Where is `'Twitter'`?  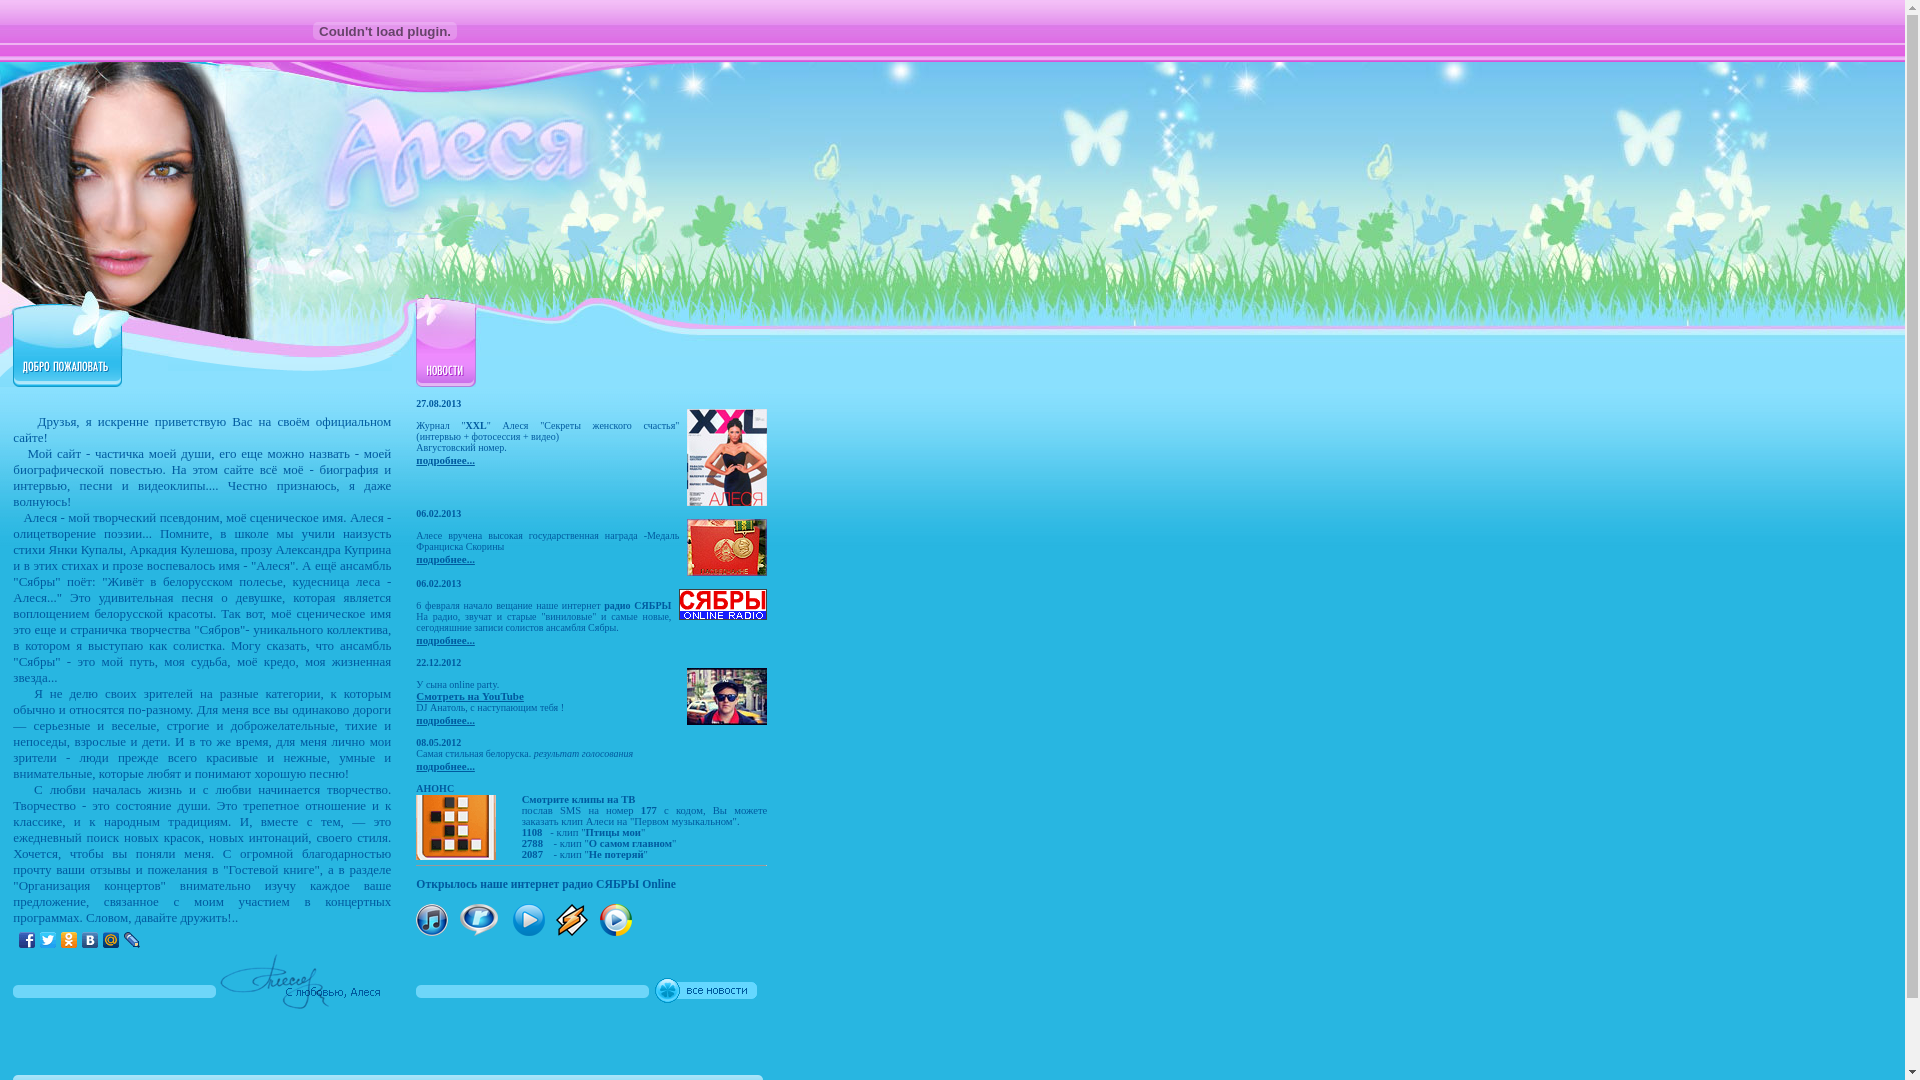
'Twitter' is located at coordinates (38, 940).